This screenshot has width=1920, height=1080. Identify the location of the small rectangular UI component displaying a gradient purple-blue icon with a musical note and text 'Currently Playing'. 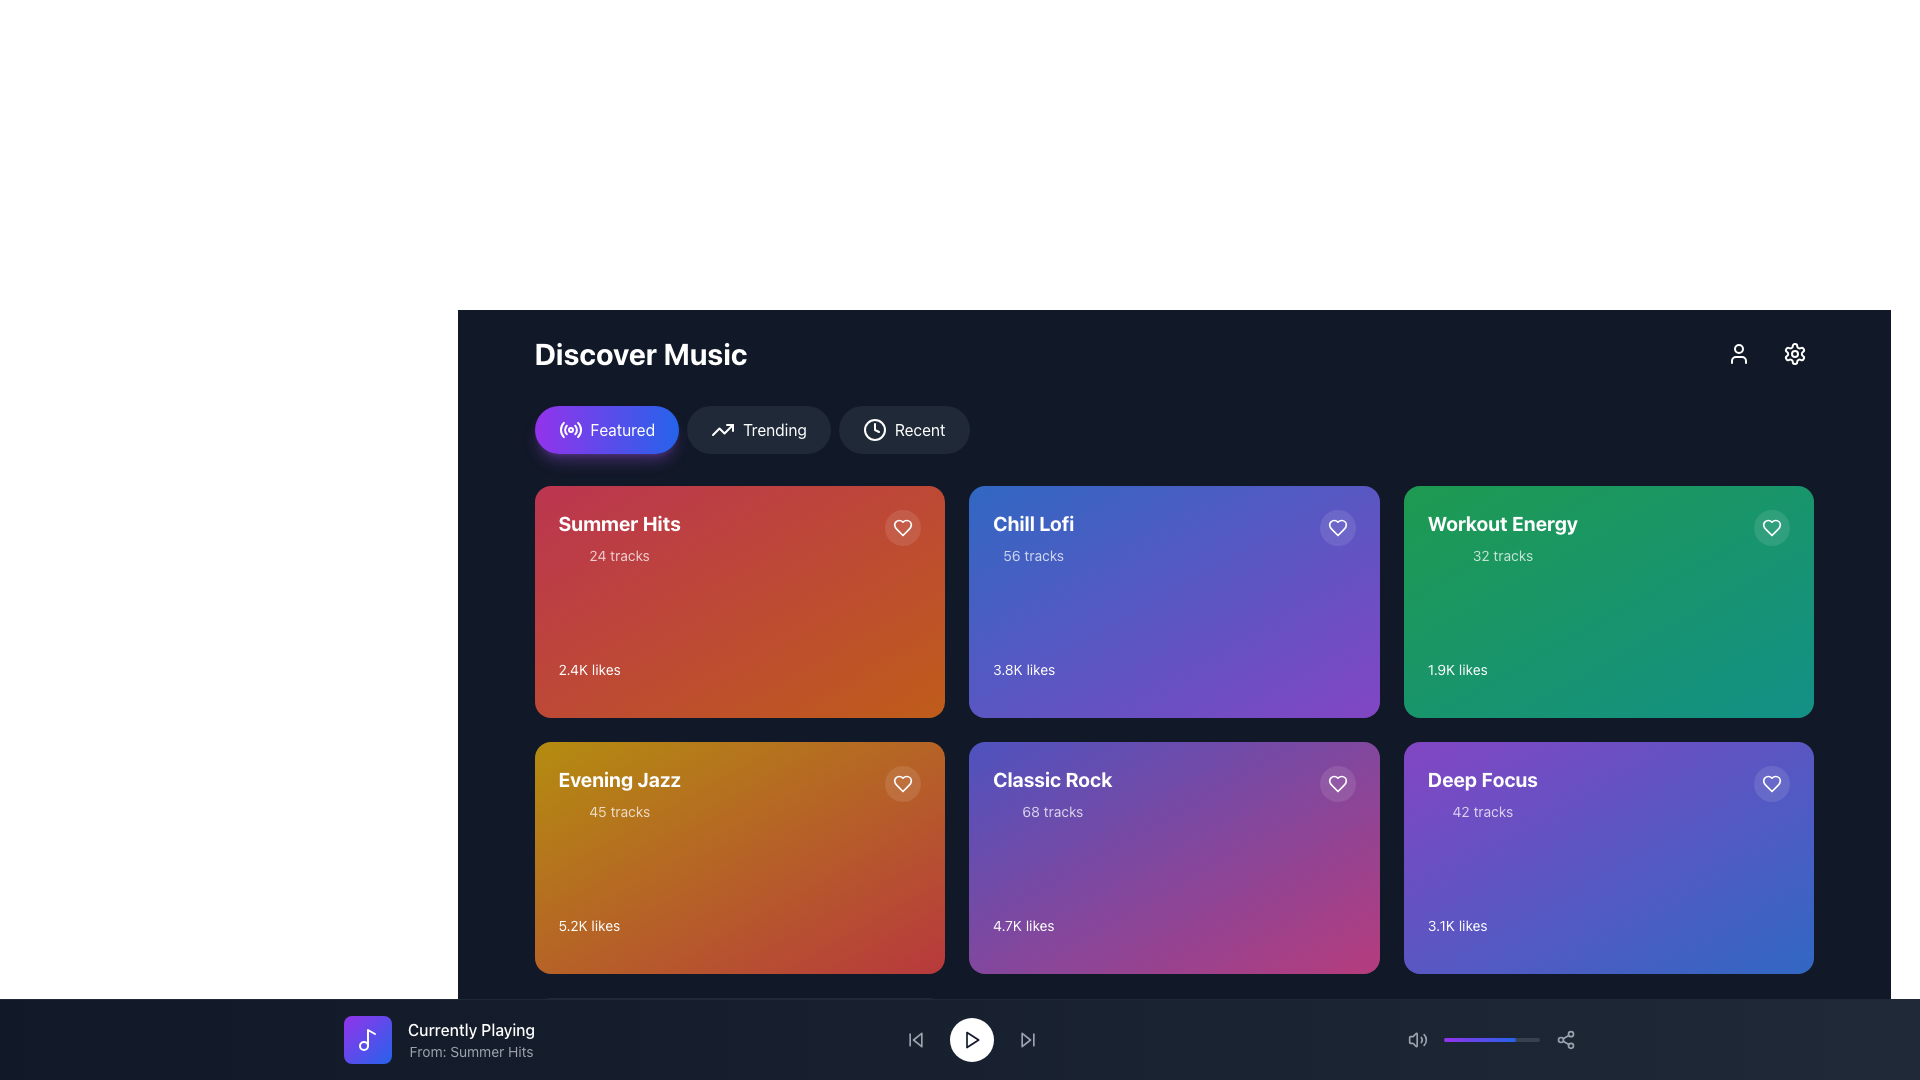
(438, 1039).